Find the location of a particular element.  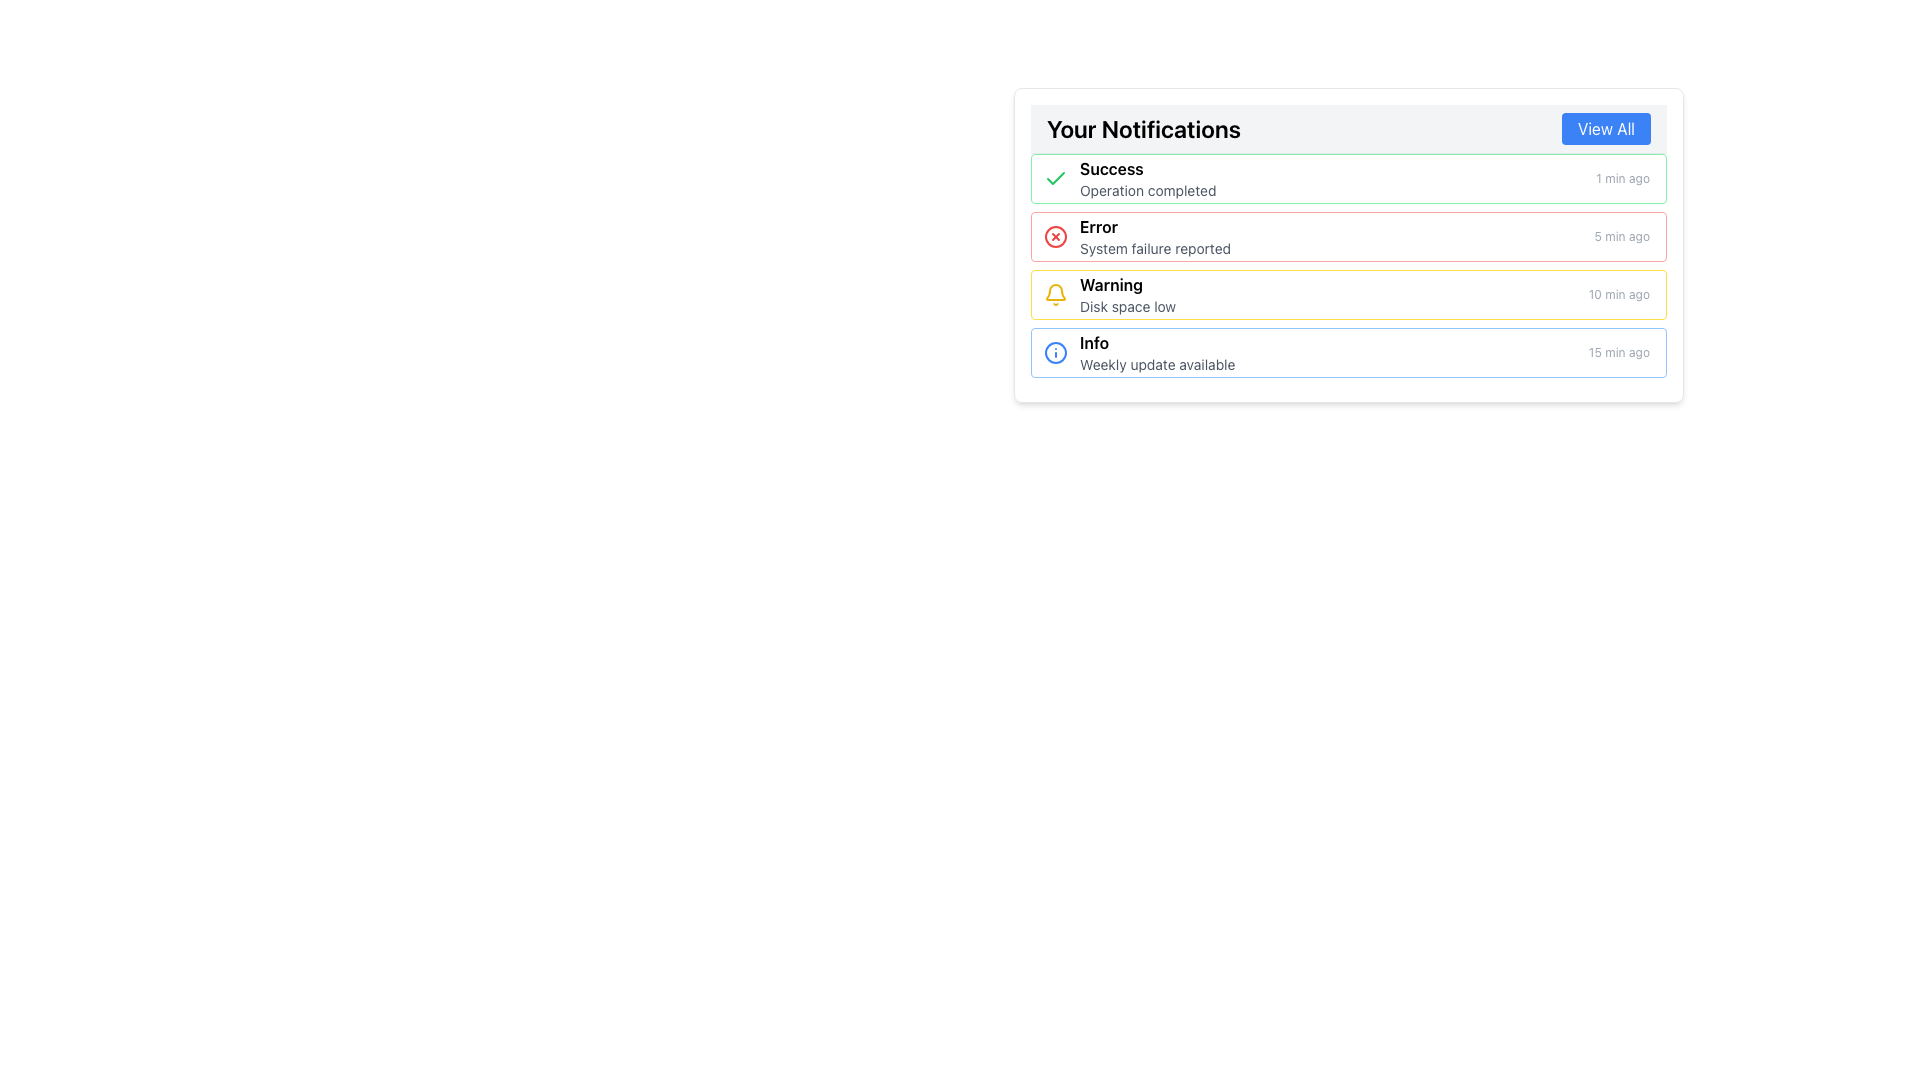

the interactive elements within the Notification banner that contains the title 'Info', the message 'Weekly update available', and the timestamp '15 min ago' is located at coordinates (1348, 352).